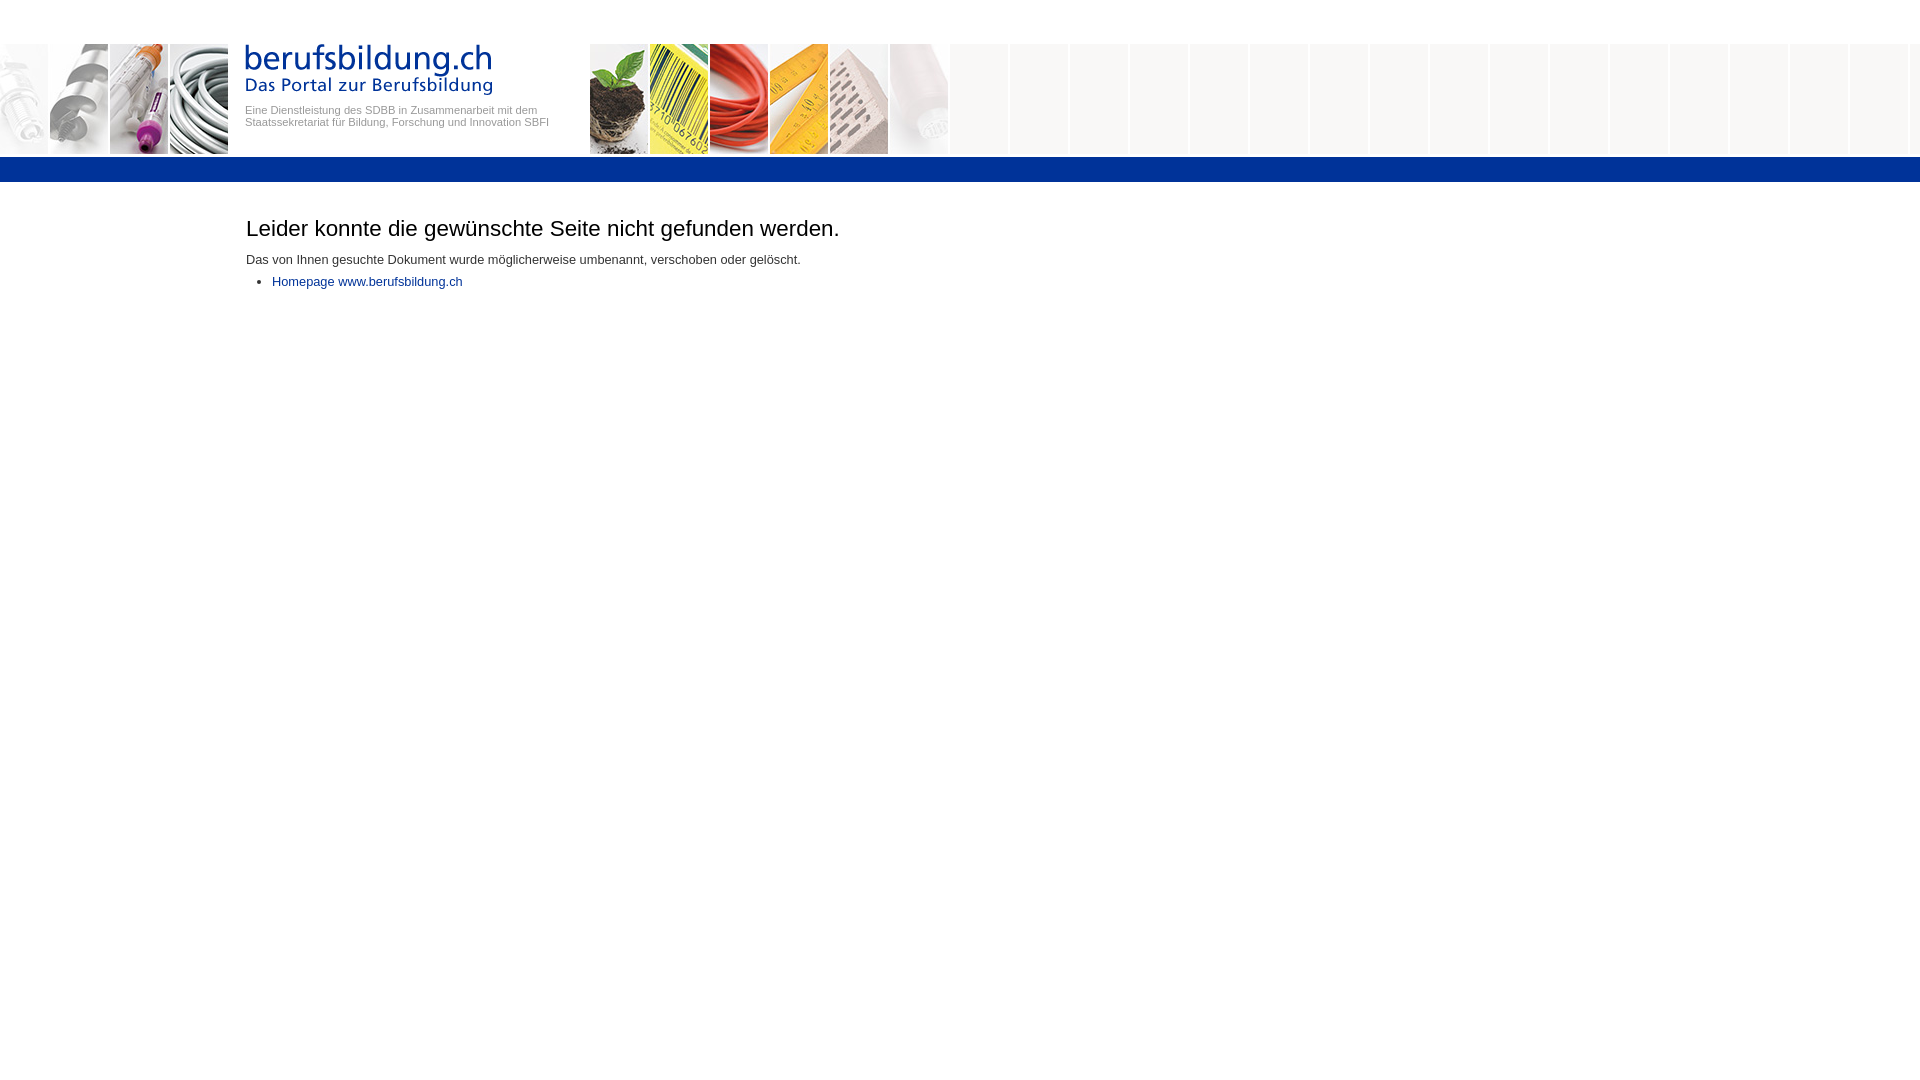  Describe the element at coordinates (367, 281) in the screenshot. I see `'Homepage www.berufsbildung.ch'` at that location.